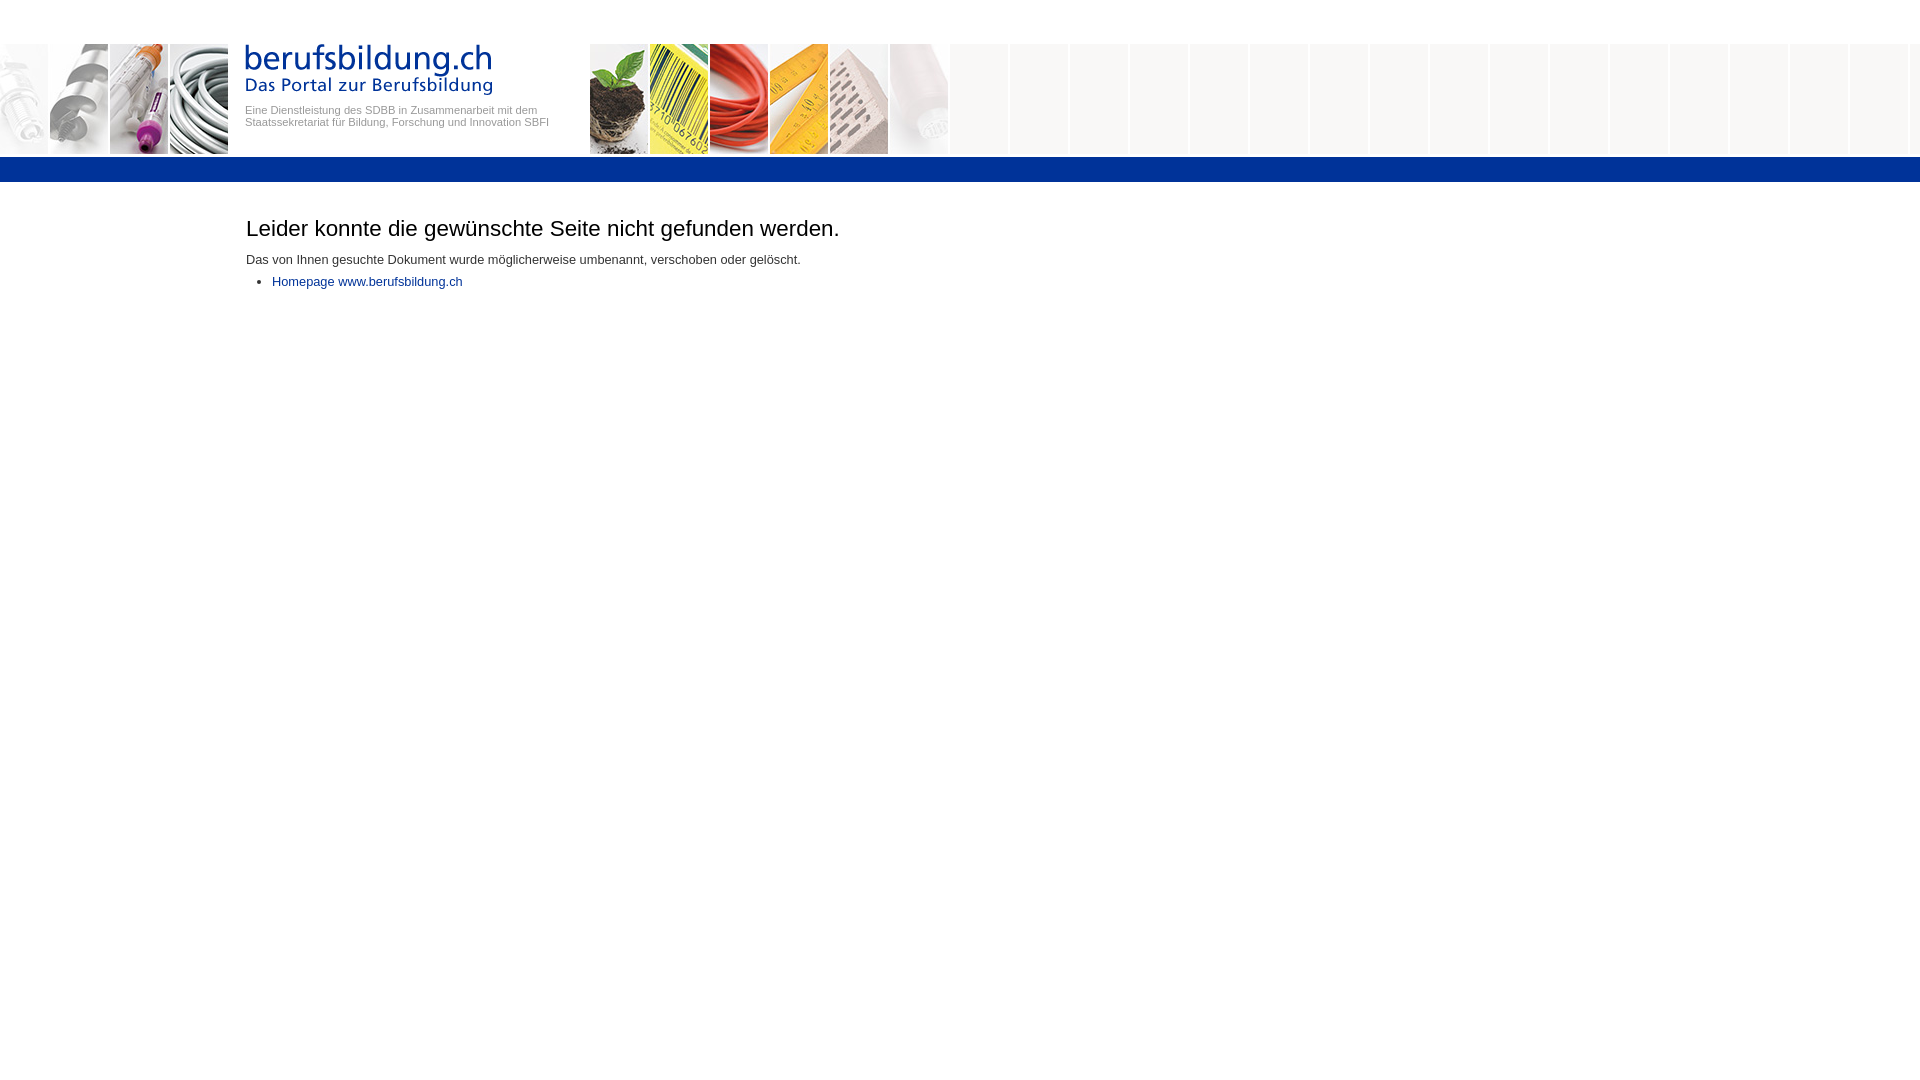  Describe the element at coordinates (367, 281) in the screenshot. I see `'Homepage www.berufsbildung.ch'` at that location.